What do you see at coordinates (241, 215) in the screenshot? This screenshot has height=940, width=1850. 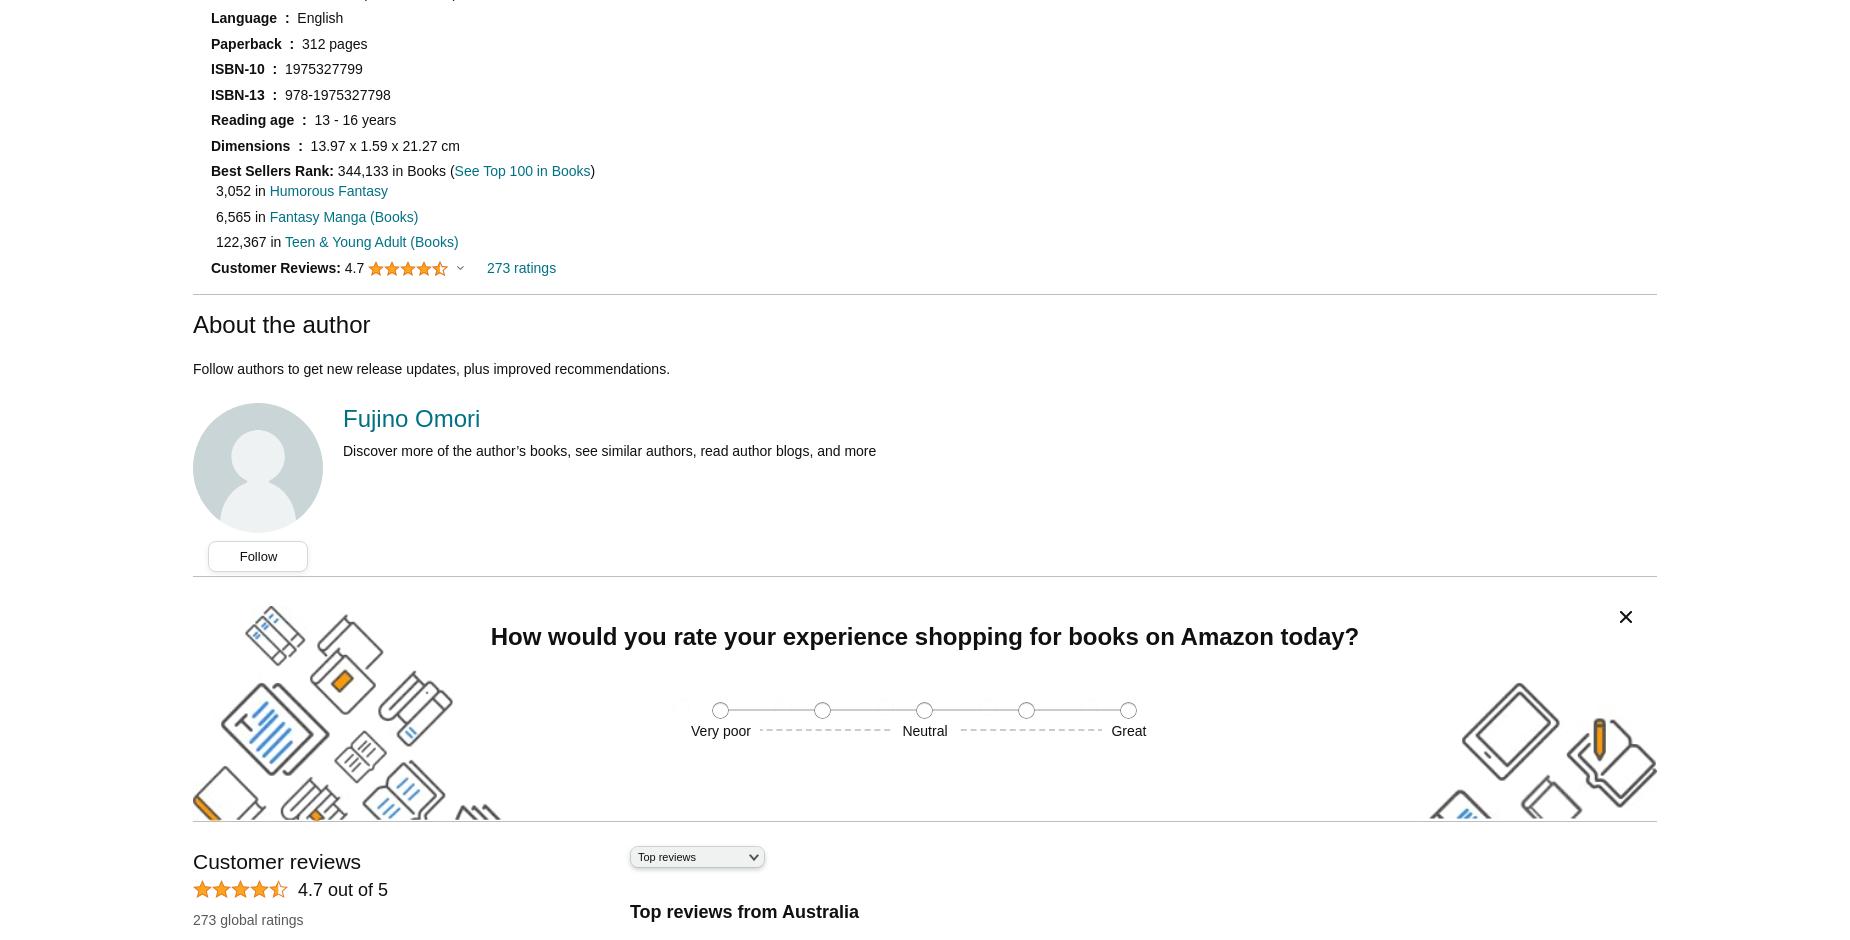 I see `'6,565 in'` at bounding box center [241, 215].